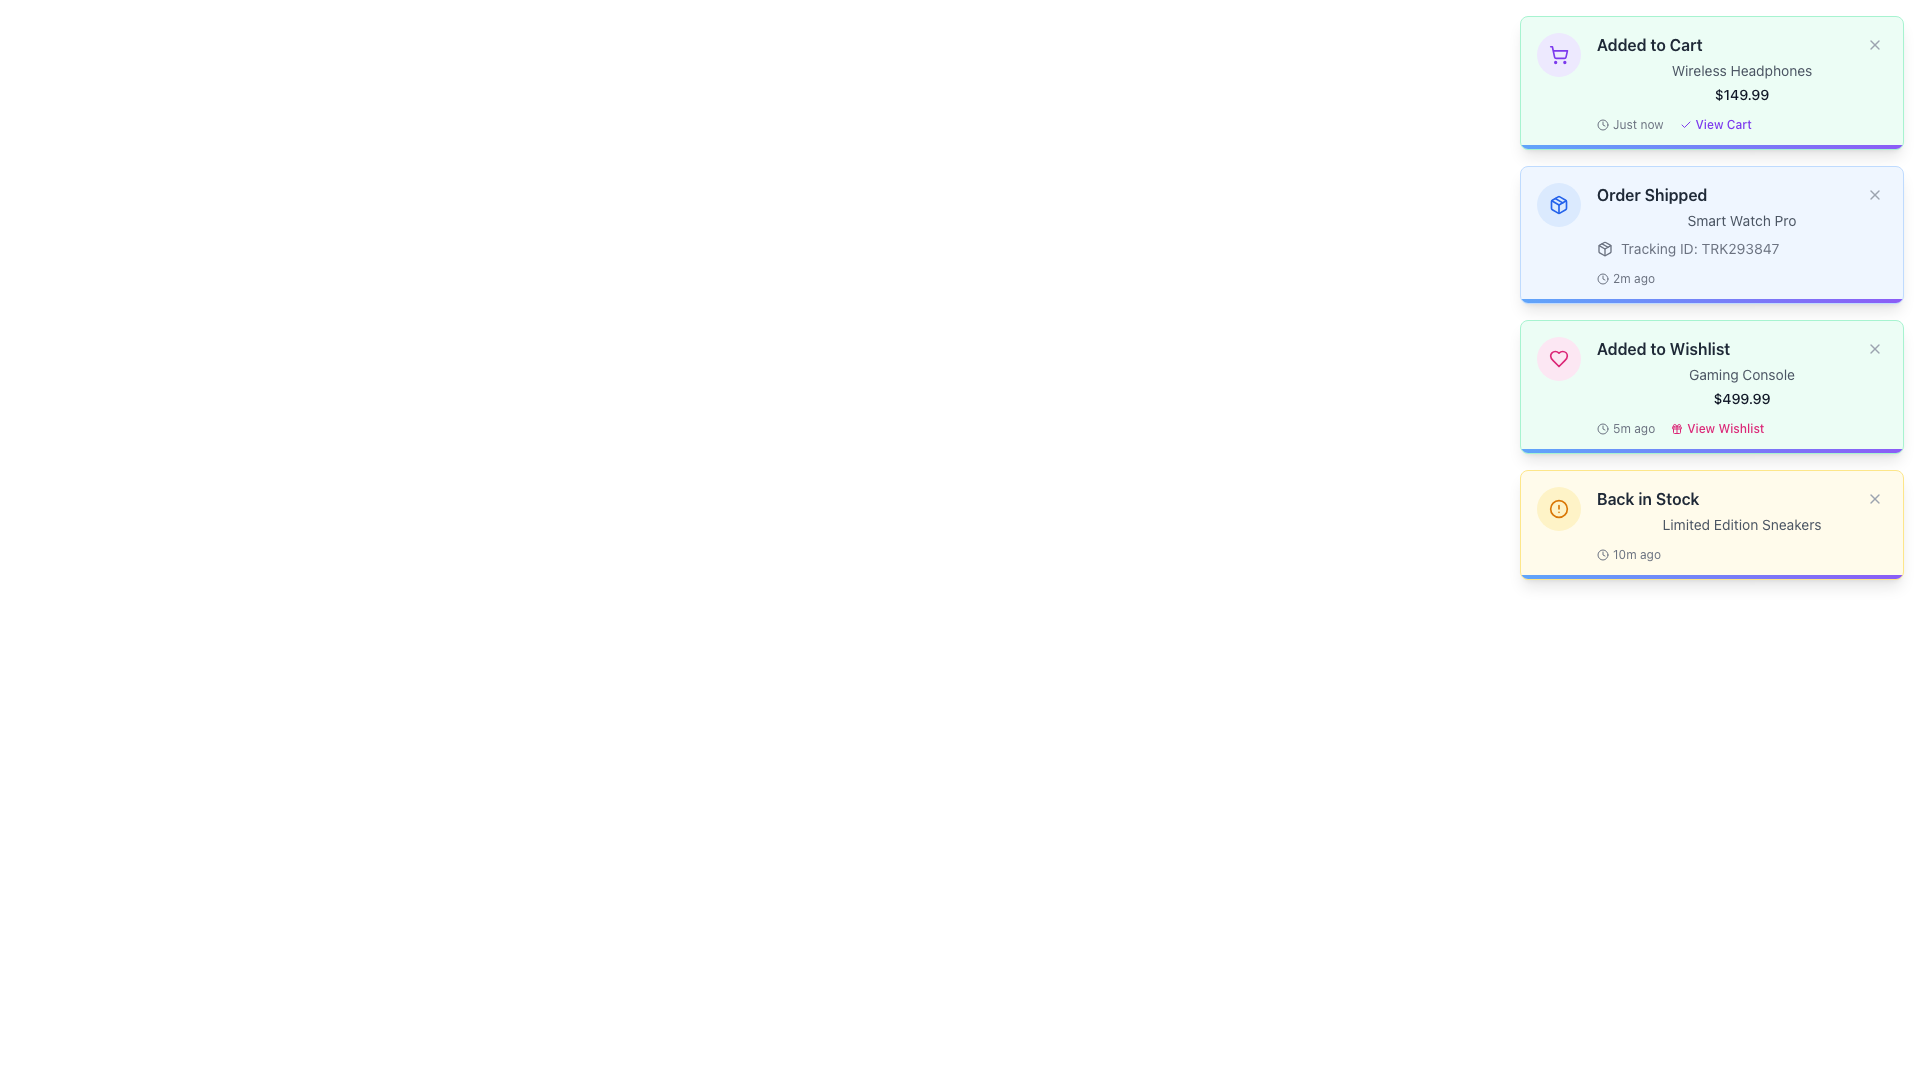  I want to click on the Decorative Bar, a narrow horizontal bar with a gradient color scheme transitioning from blue to violet, located at the bottom of the 'Added to Wishlist' section, so click(1711, 451).